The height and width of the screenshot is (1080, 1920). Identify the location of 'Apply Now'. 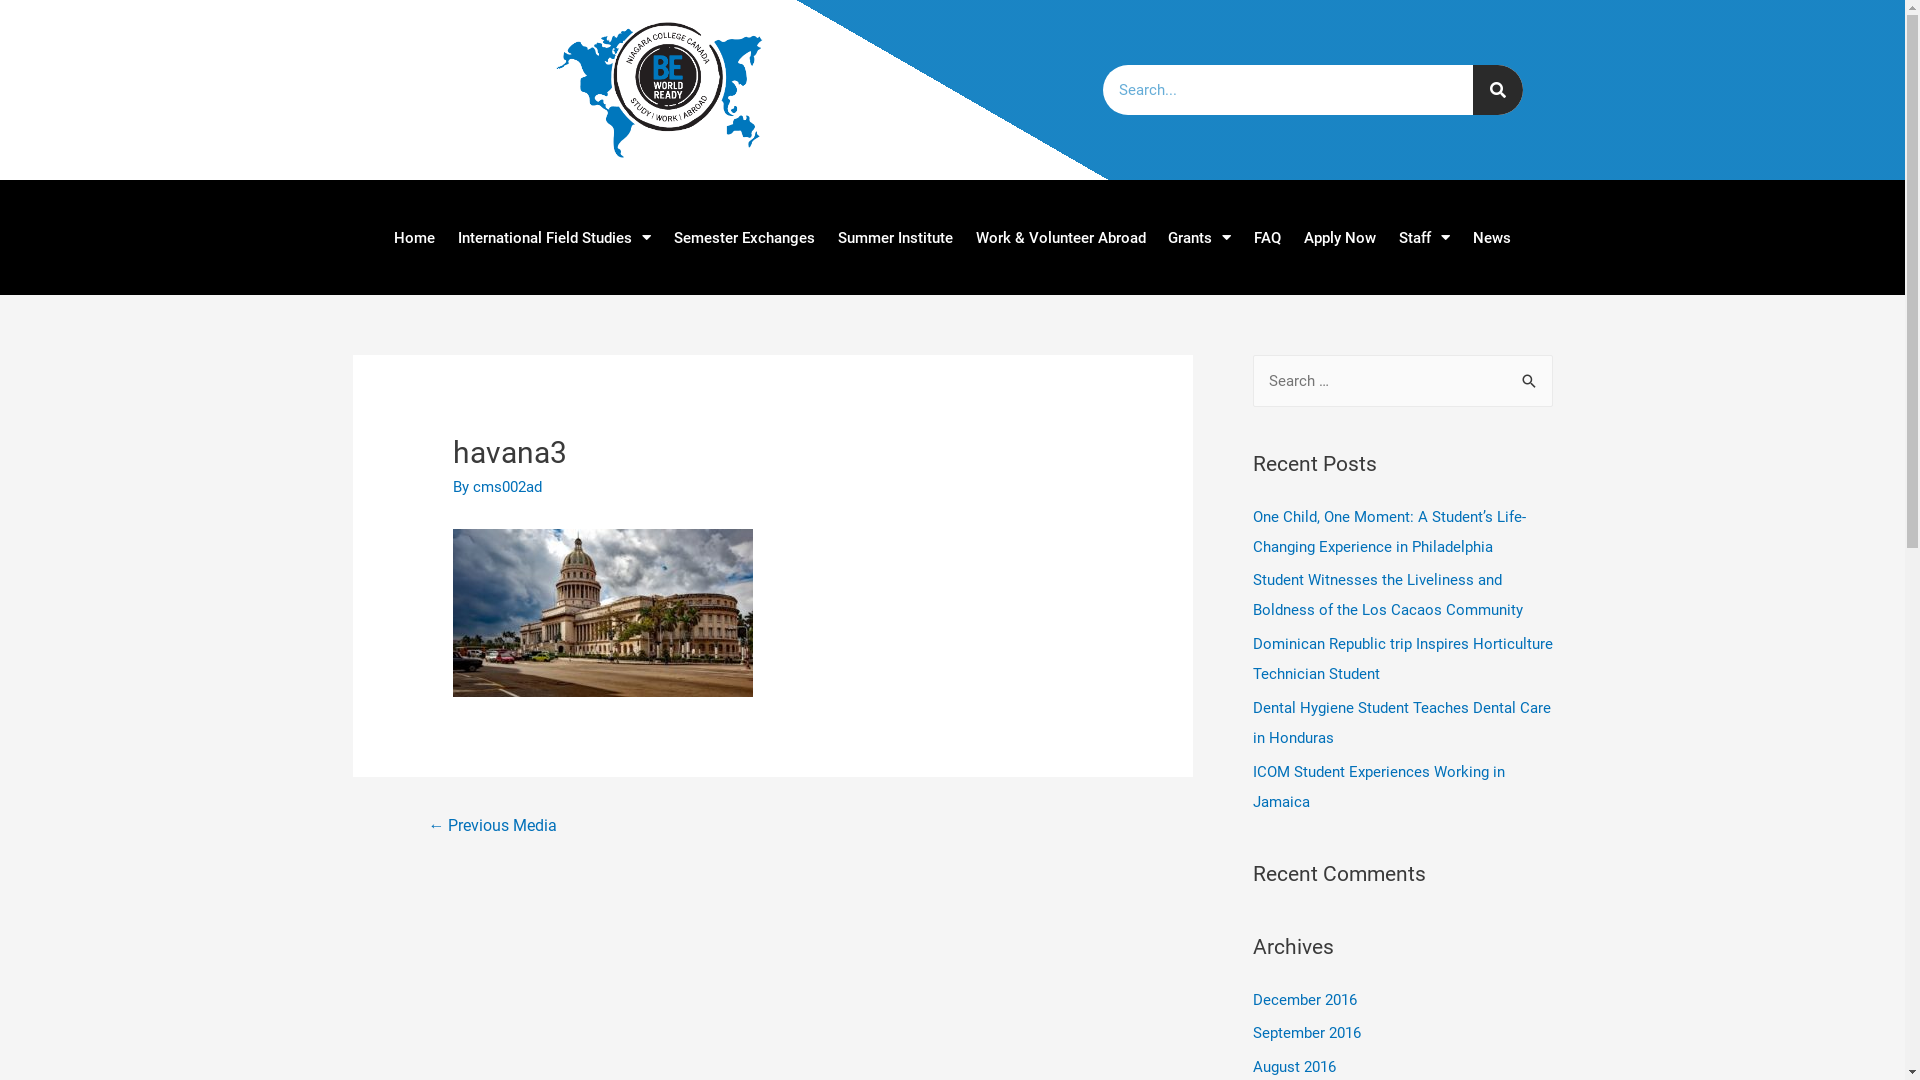
(1340, 235).